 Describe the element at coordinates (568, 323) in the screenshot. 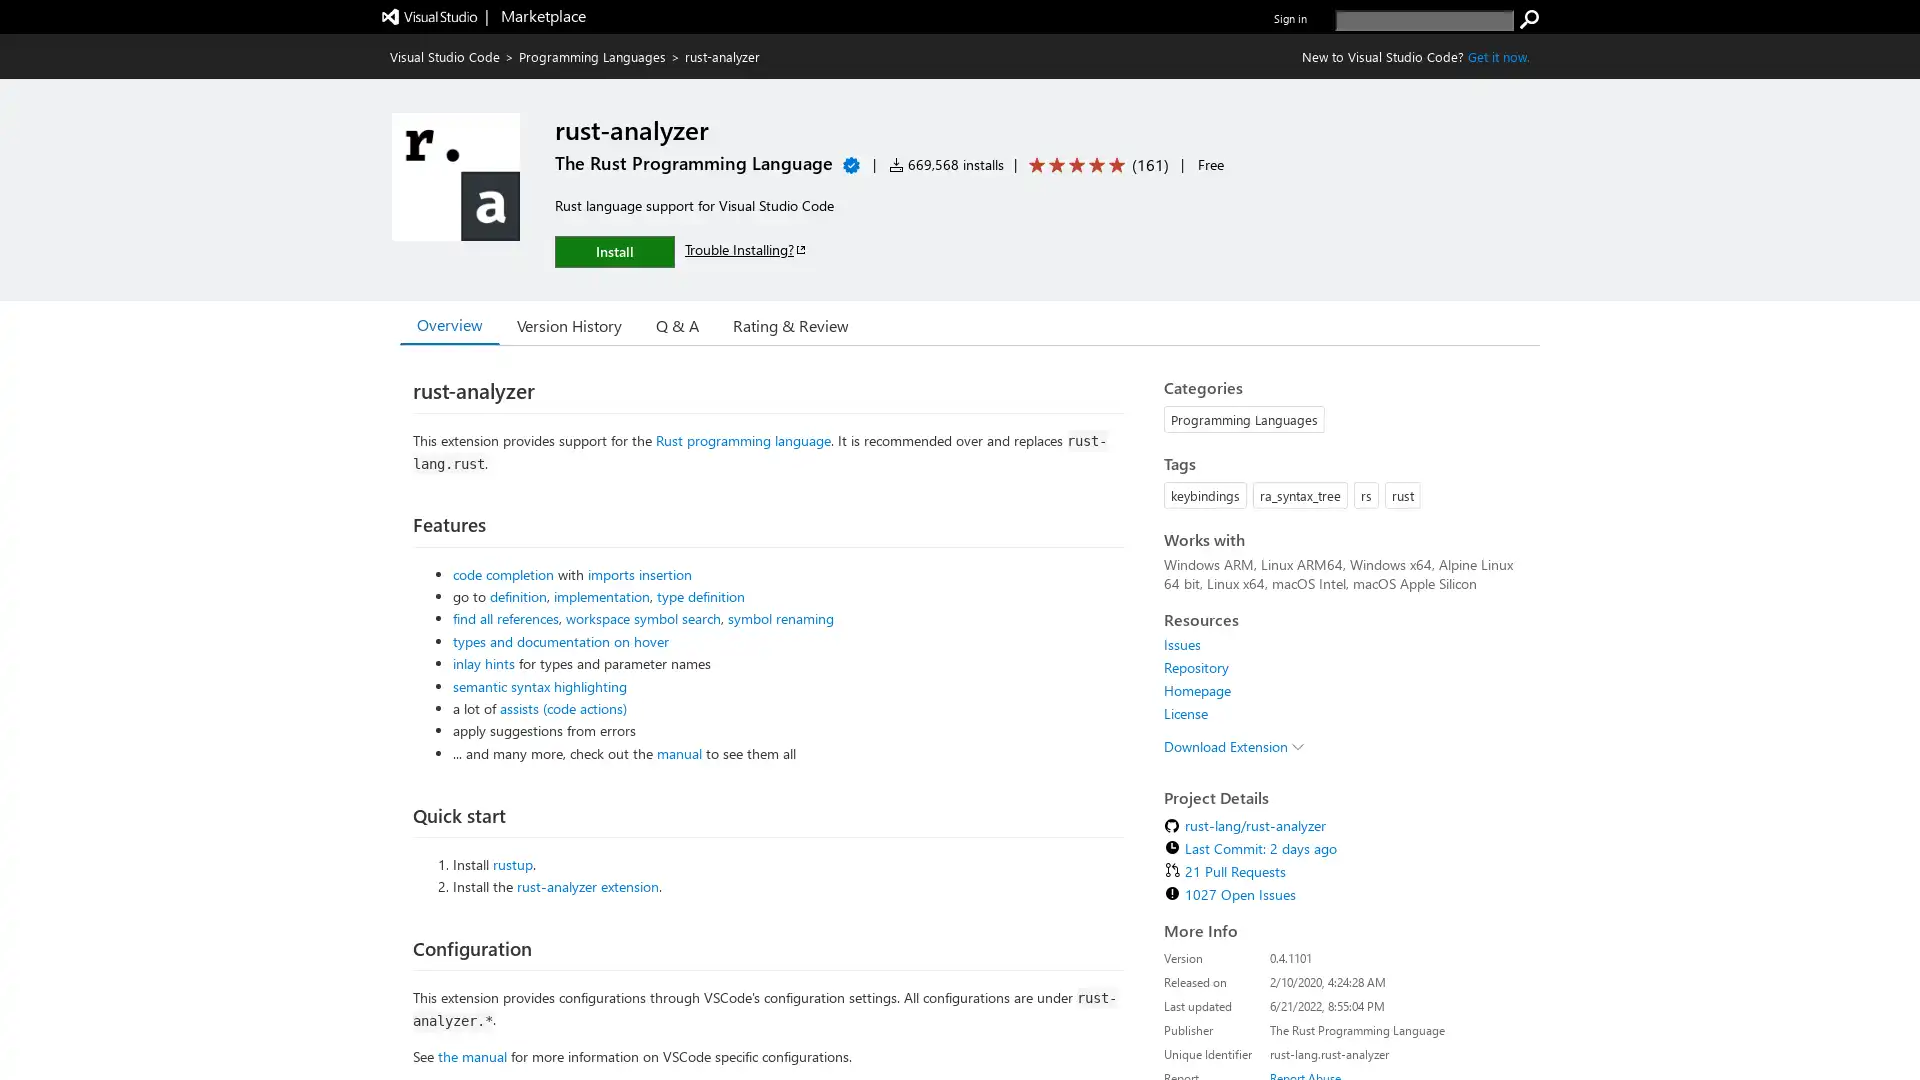

I see `Version History` at that location.